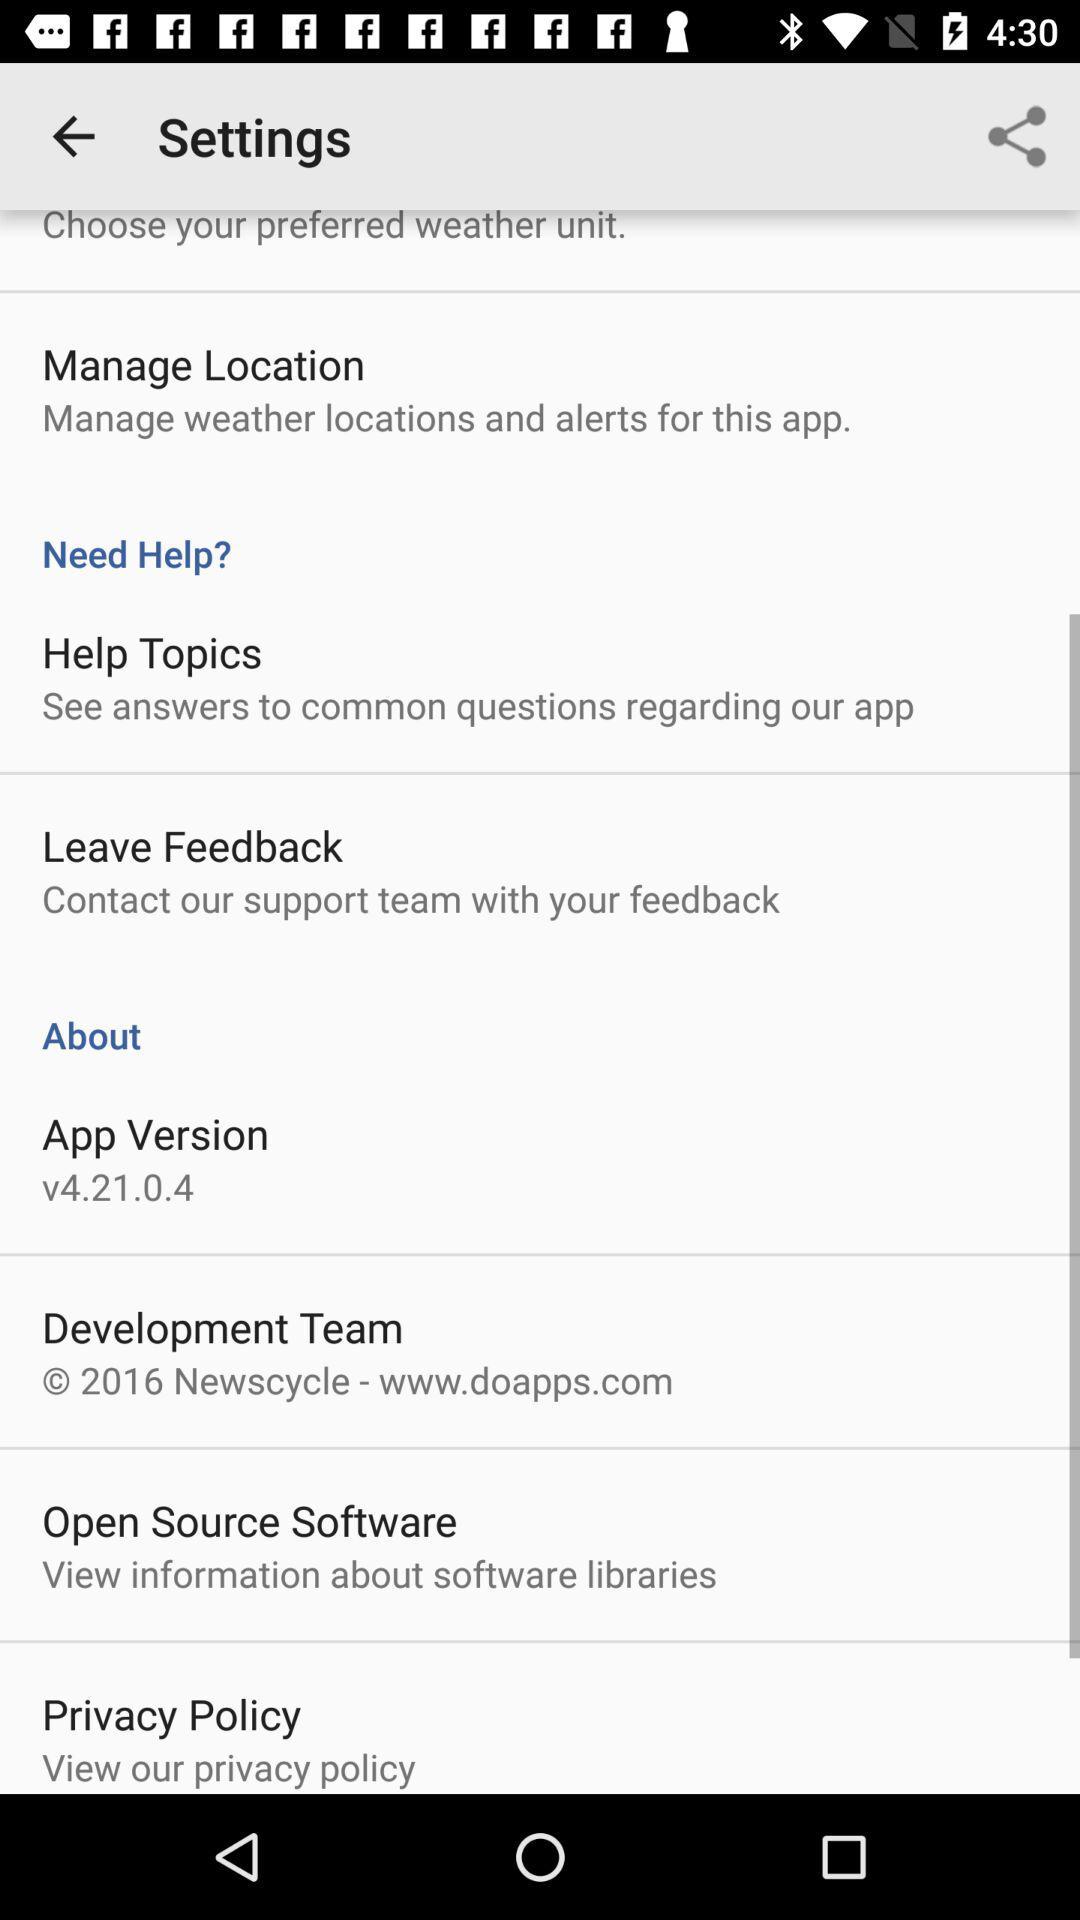 The image size is (1080, 1920). I want to click on the 2016 newscycle www icon, so click(356, 1379).